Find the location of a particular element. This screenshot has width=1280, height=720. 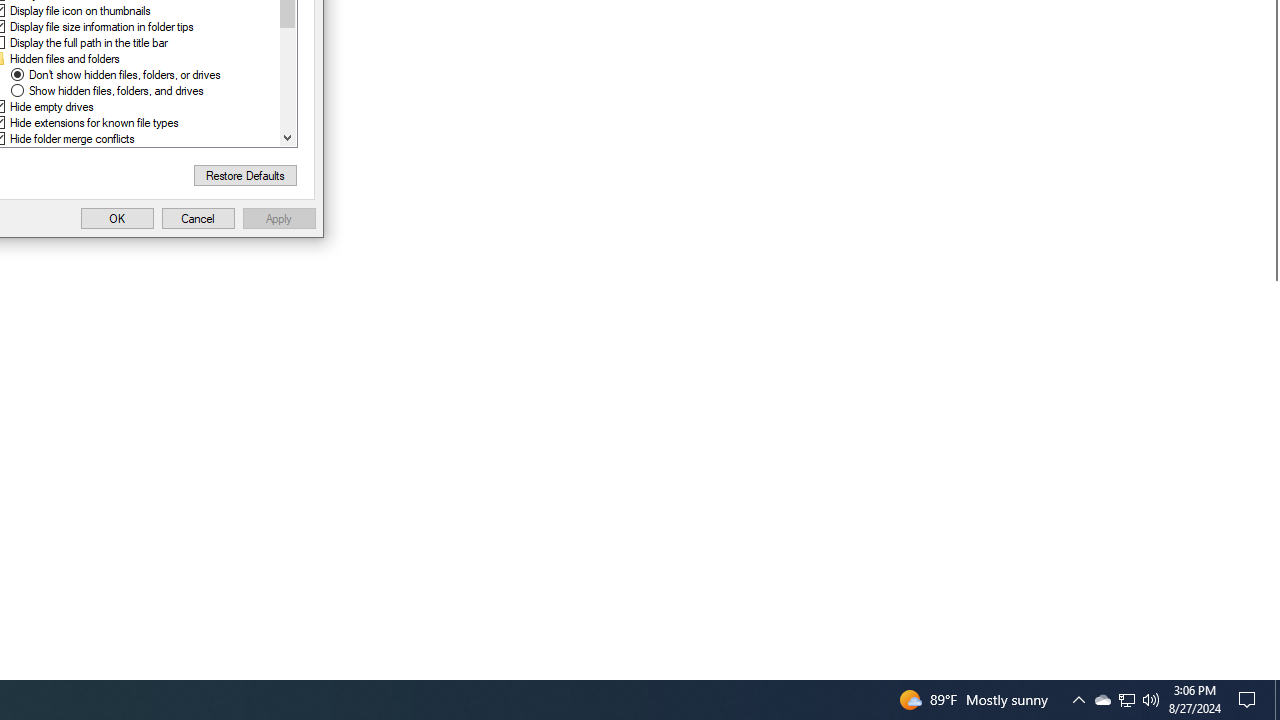

'Hide folder merge conflicts' is located at coordinates (72, 137).